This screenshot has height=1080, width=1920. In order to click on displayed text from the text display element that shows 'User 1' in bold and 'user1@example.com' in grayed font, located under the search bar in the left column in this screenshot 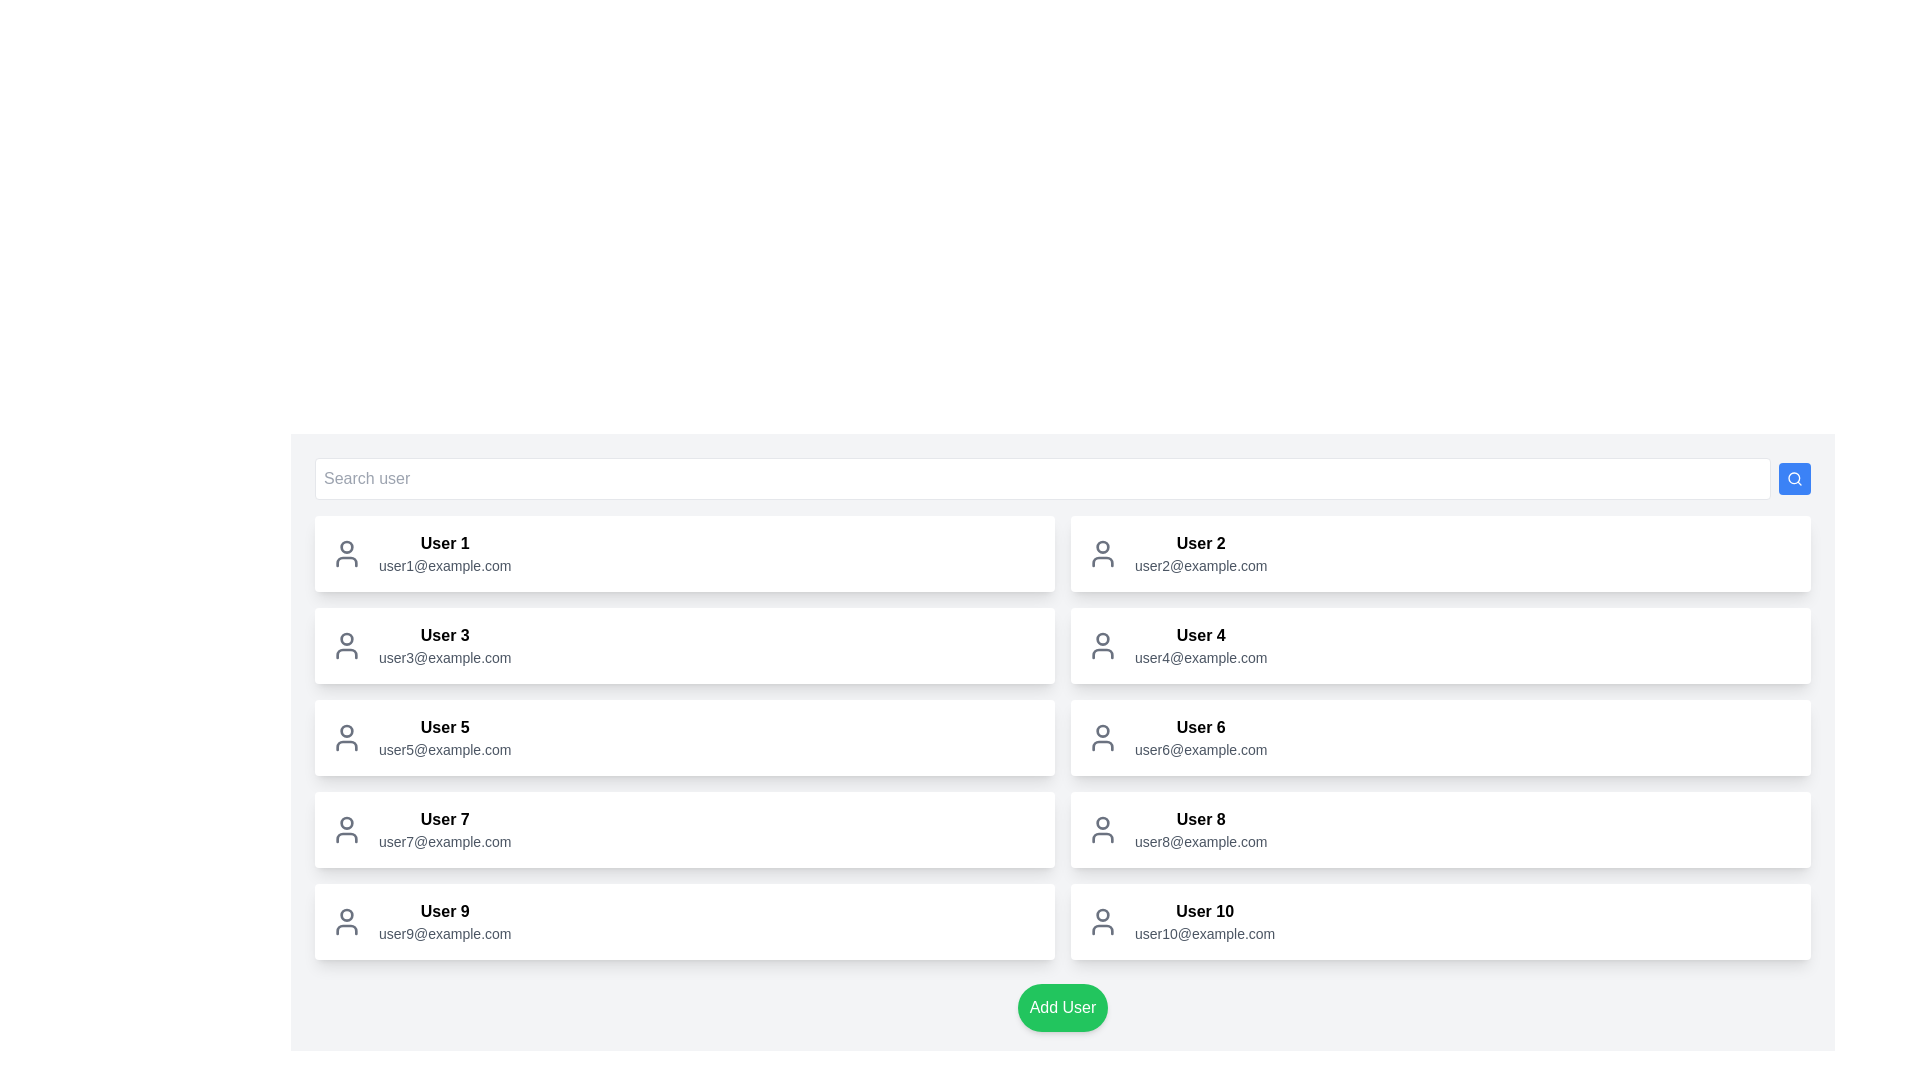, I will do `click(444, 554)`.